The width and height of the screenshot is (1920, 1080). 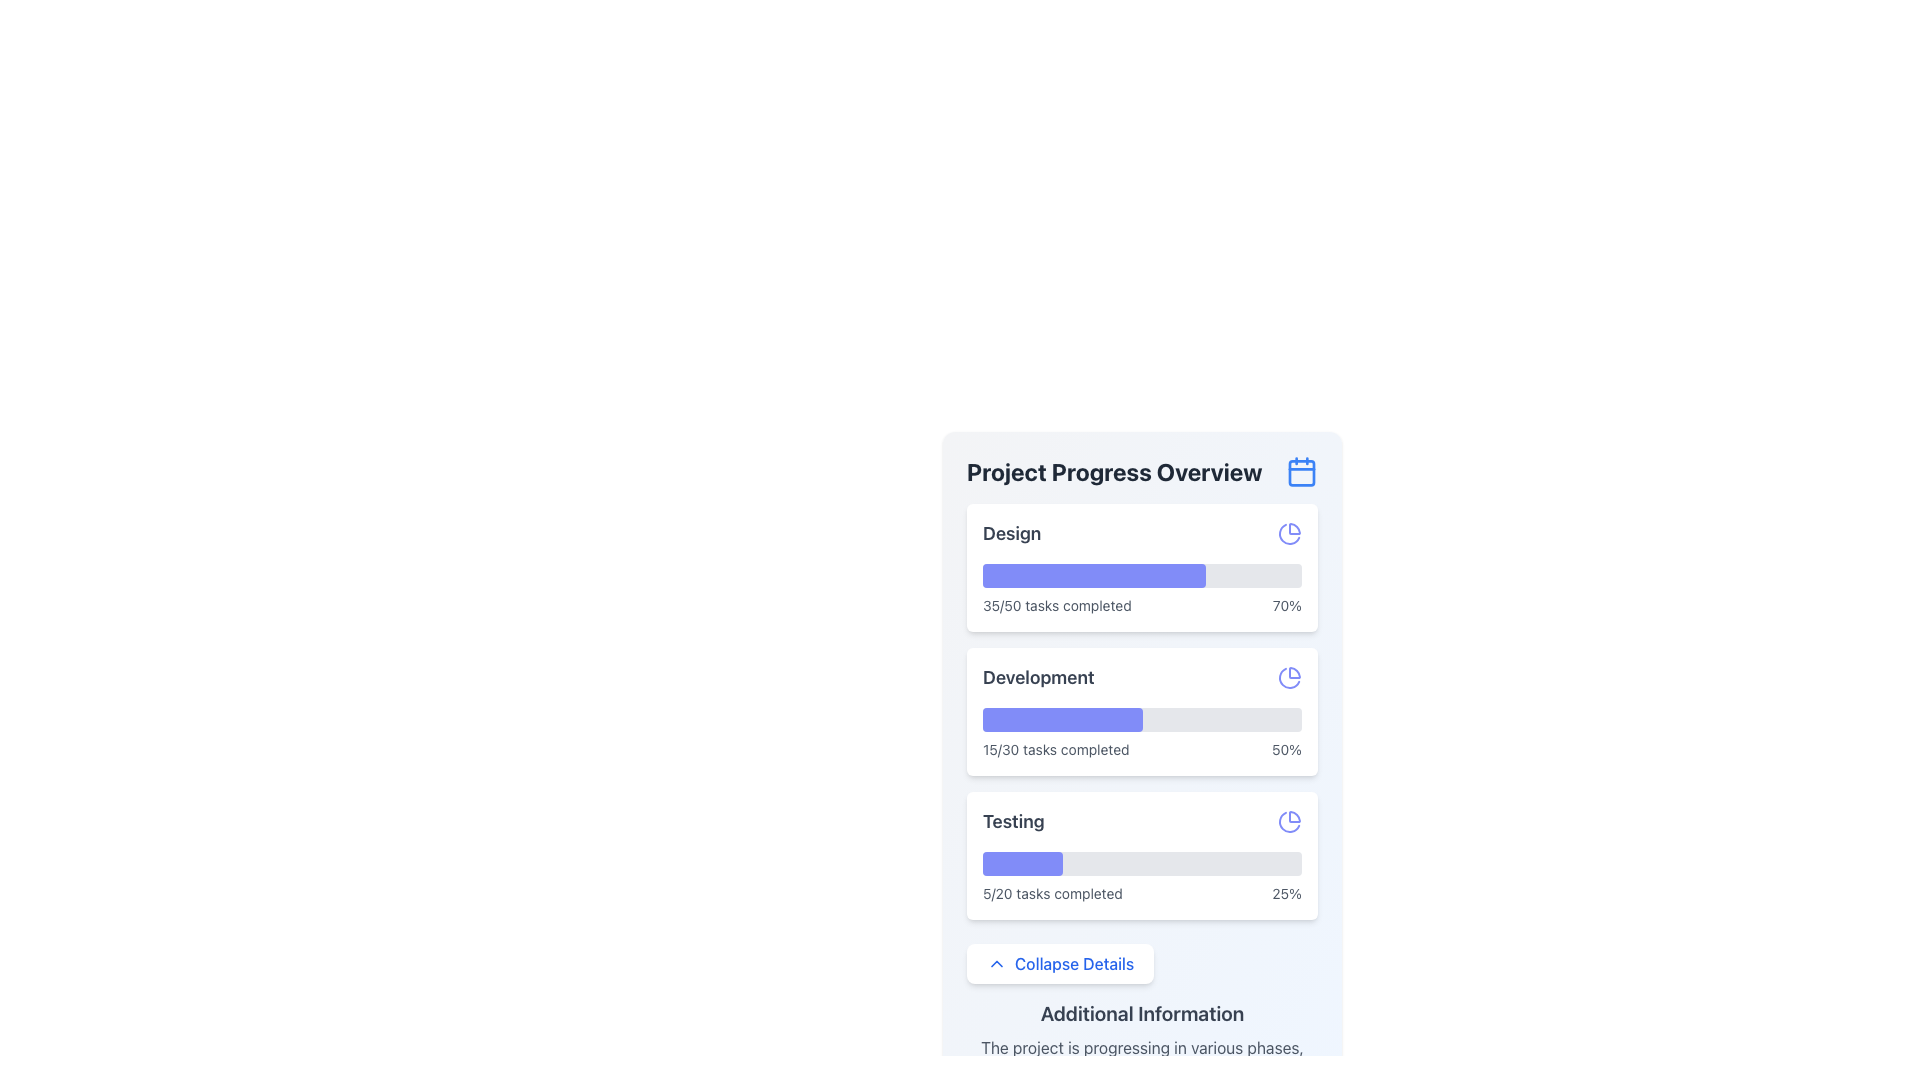 I want to click on the second segment of the pie chart icon located at the top right of the 'Design' card, so click(x=1289, y=533).